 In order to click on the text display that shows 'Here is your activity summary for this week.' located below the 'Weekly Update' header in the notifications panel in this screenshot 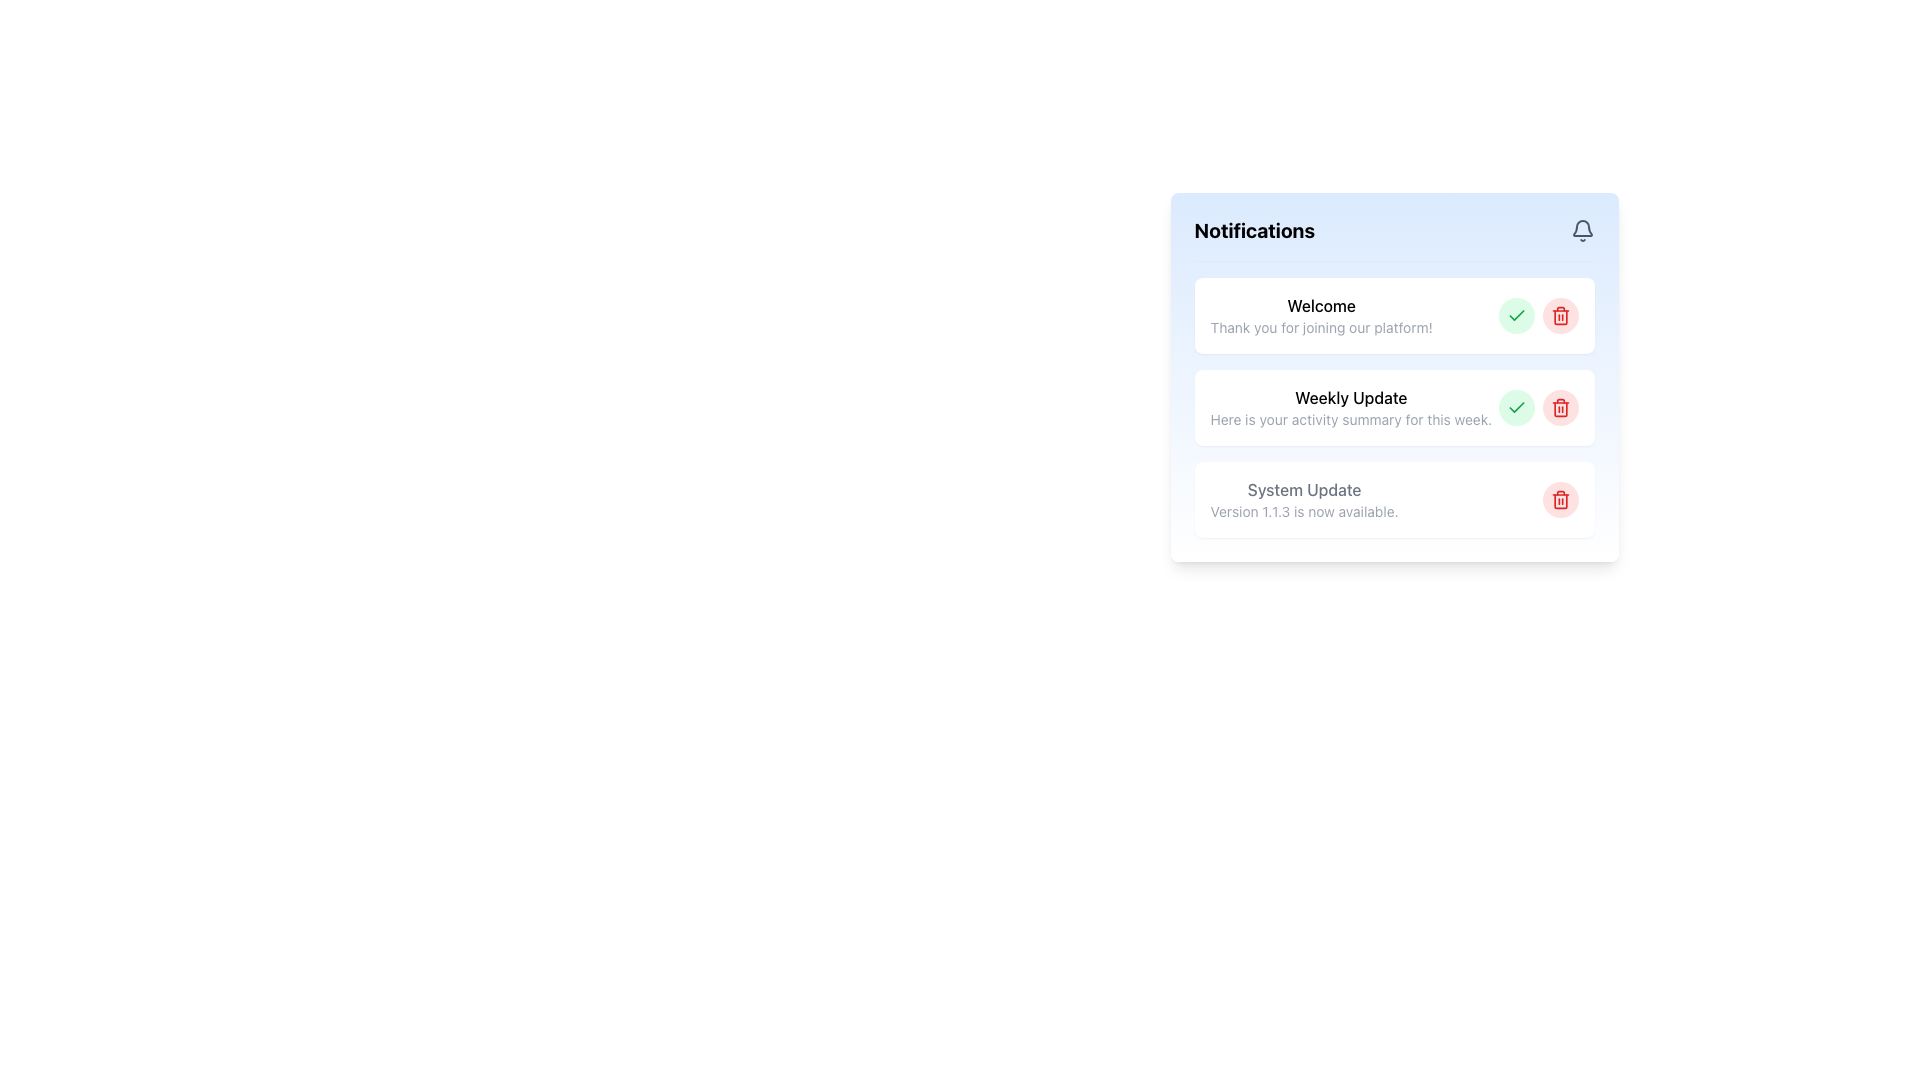, I will do `click(1351, 419)`.